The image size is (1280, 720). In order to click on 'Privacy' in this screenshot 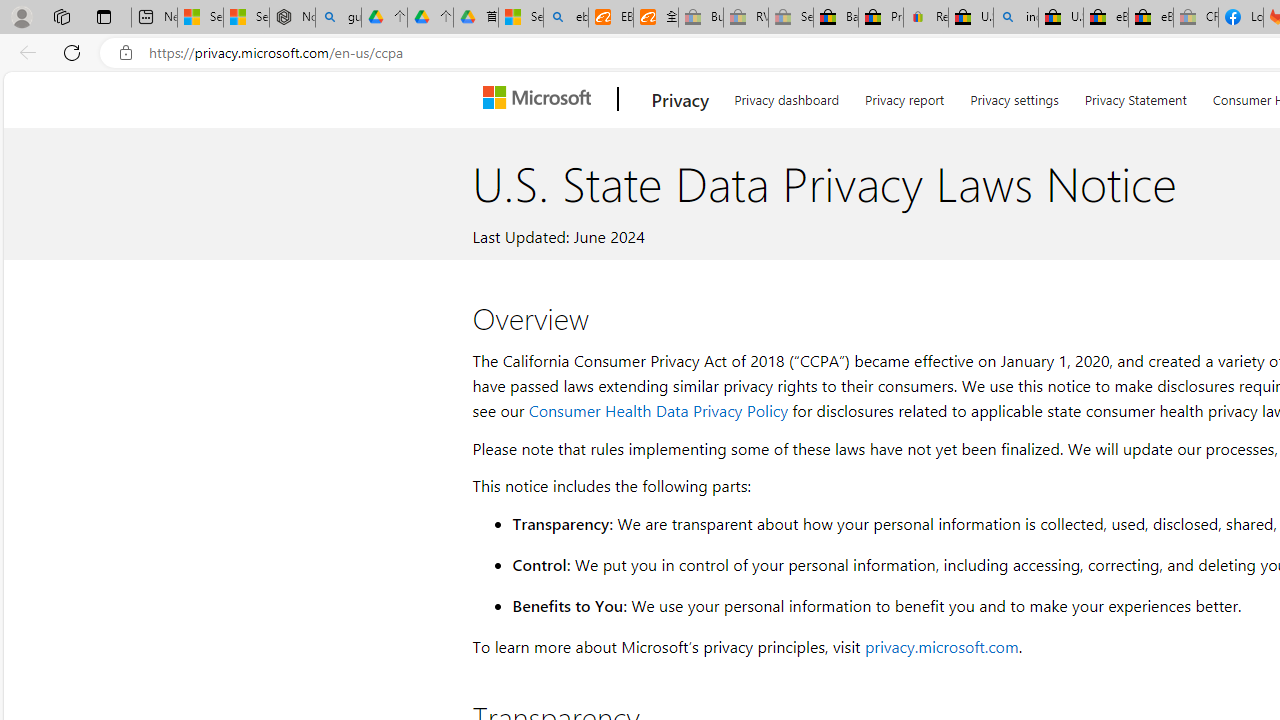, I will do `click(680, 99)`.